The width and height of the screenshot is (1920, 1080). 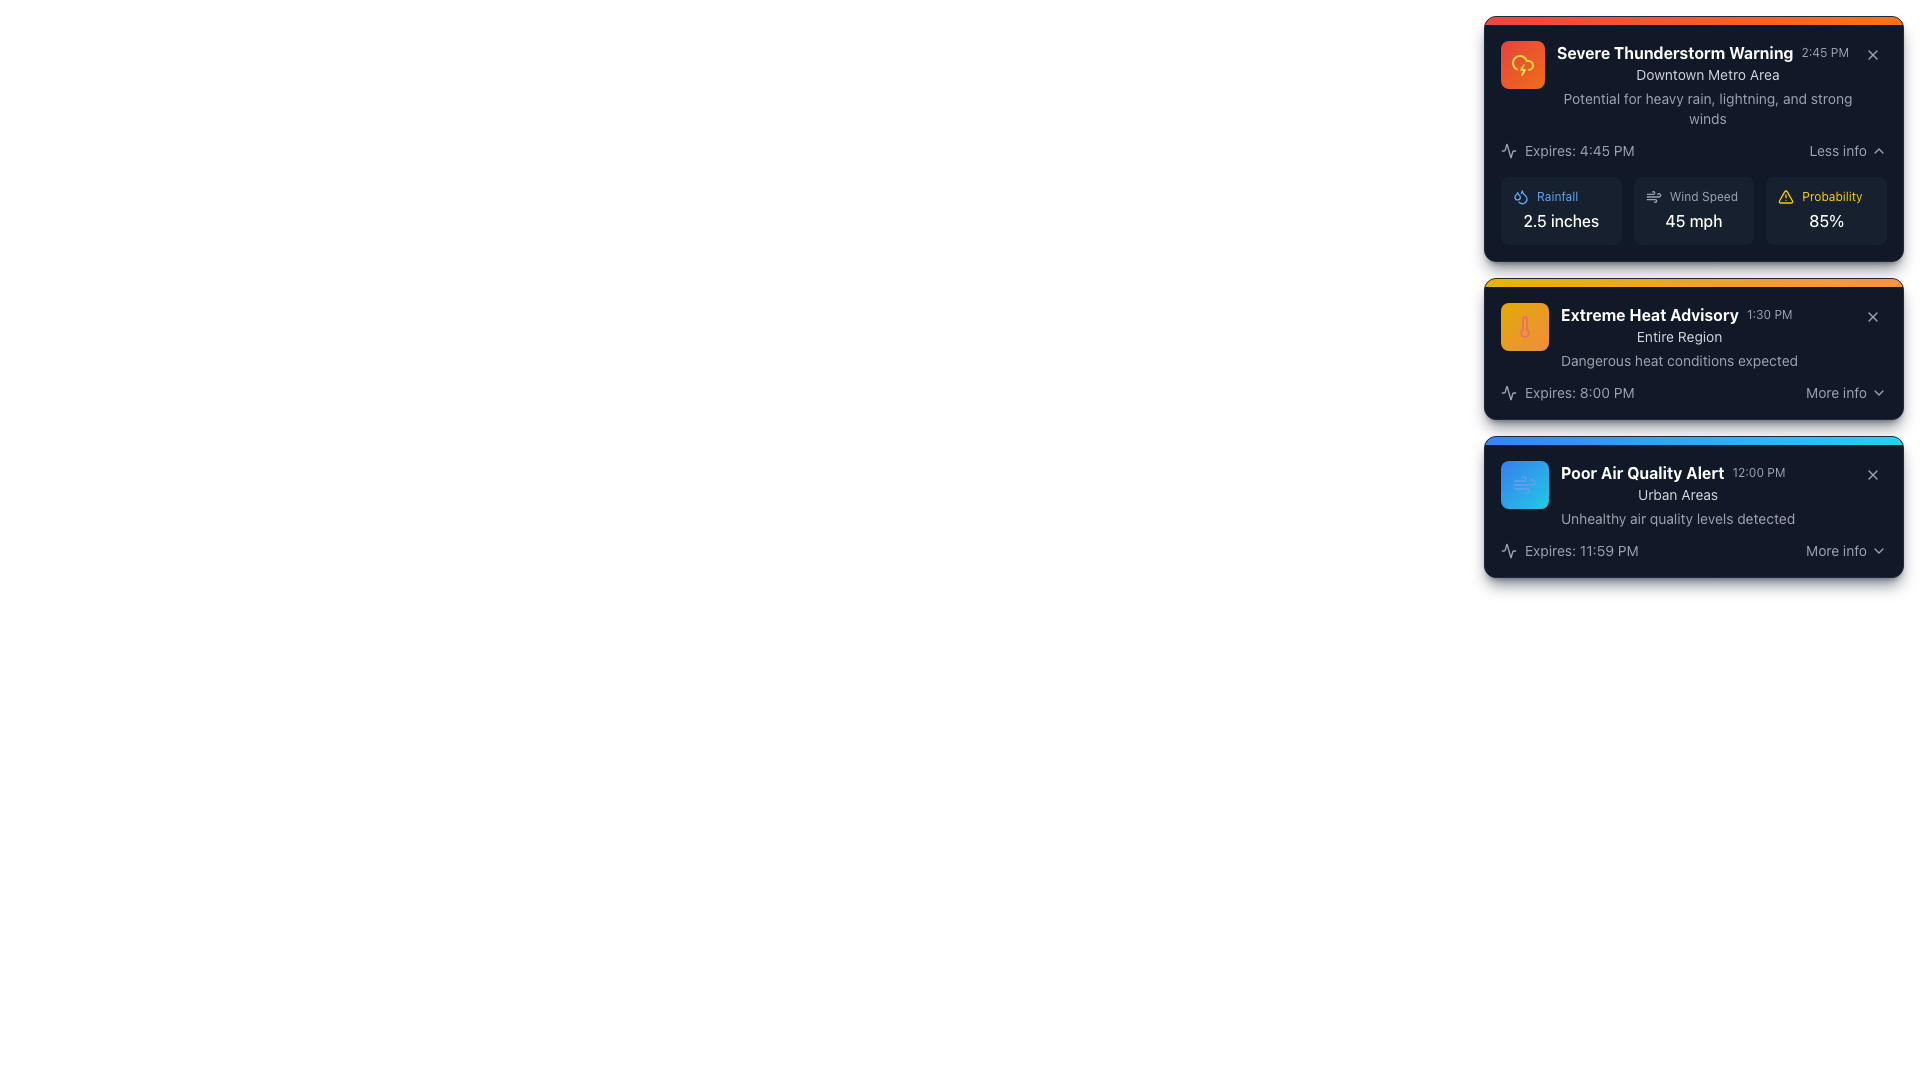 I want to click on the small circular button with an 'X' icon in the center, located at the top-right corner of the 'Extreme Heat Advisory' notification card, so click(x=1871, y=315).